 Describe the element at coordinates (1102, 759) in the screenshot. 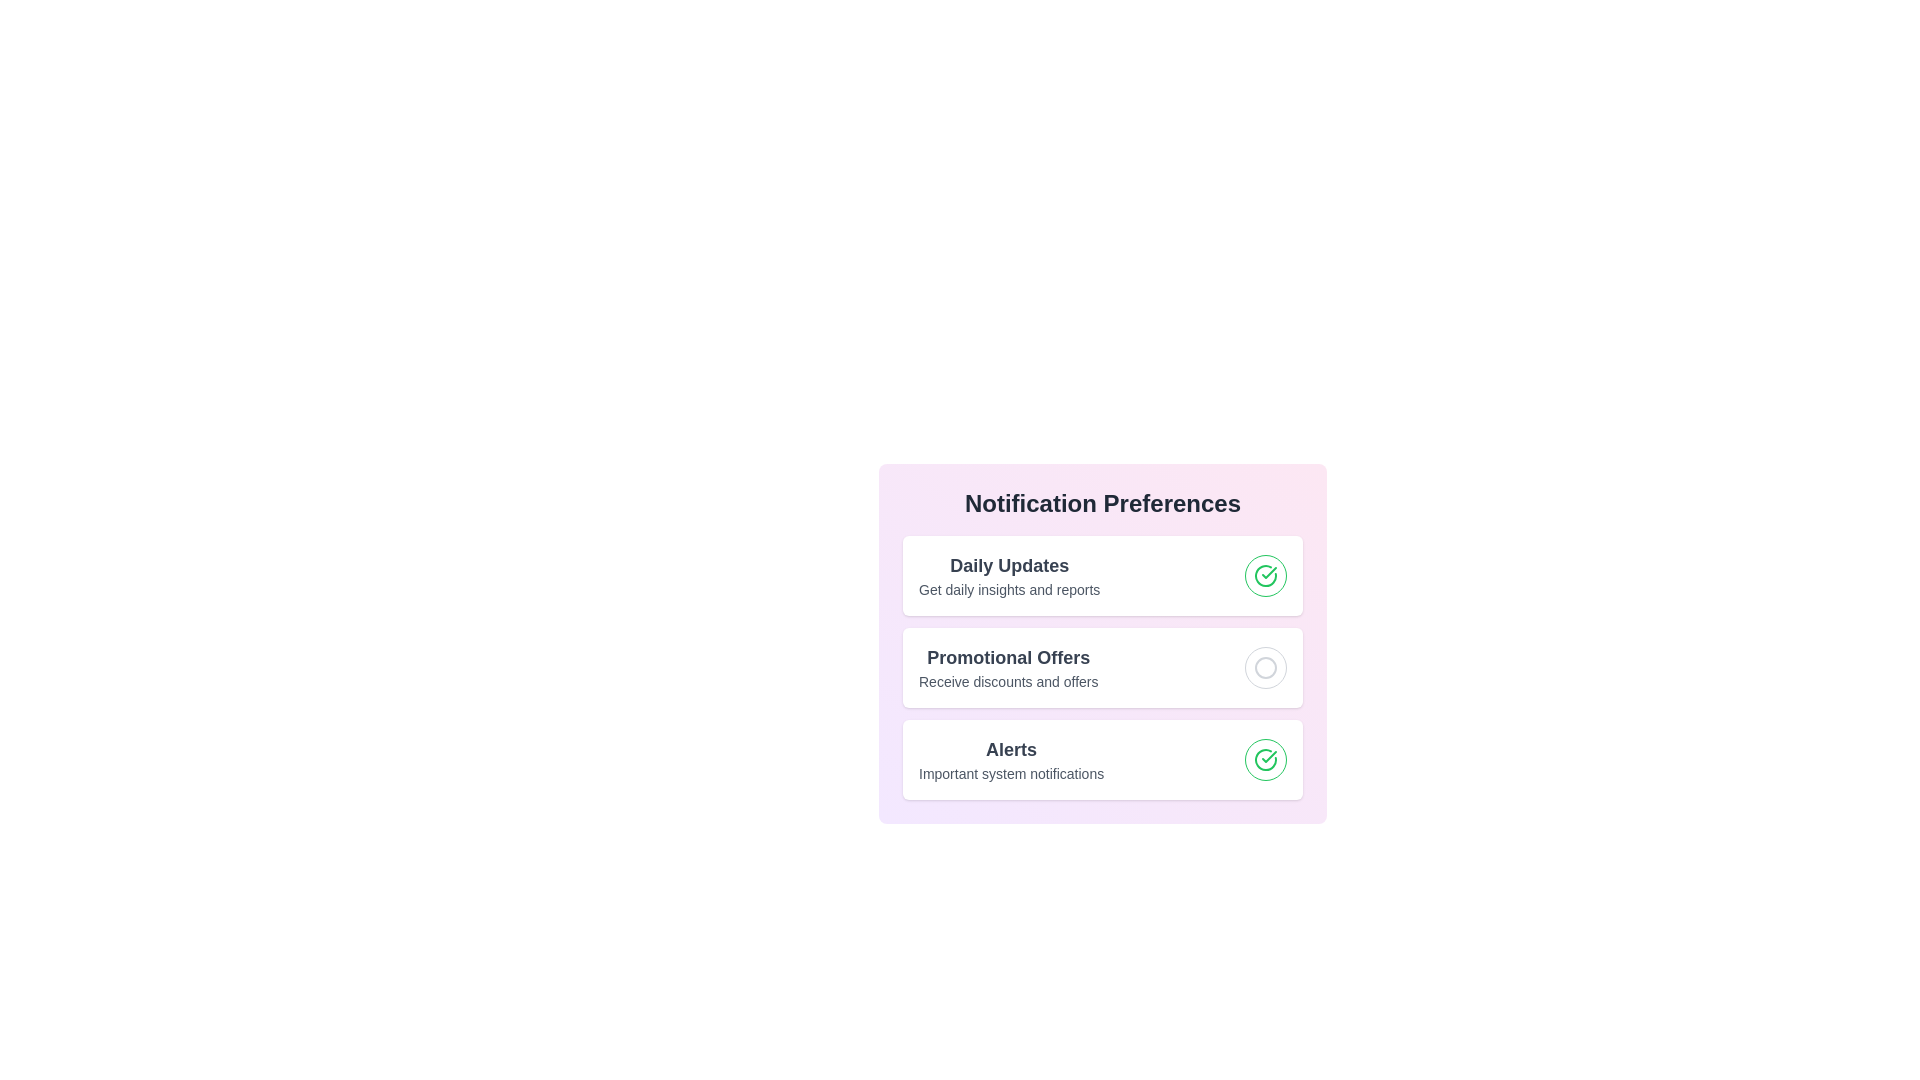

I see `the visual layout of Alerts in the NotificationSelector component` at that location.